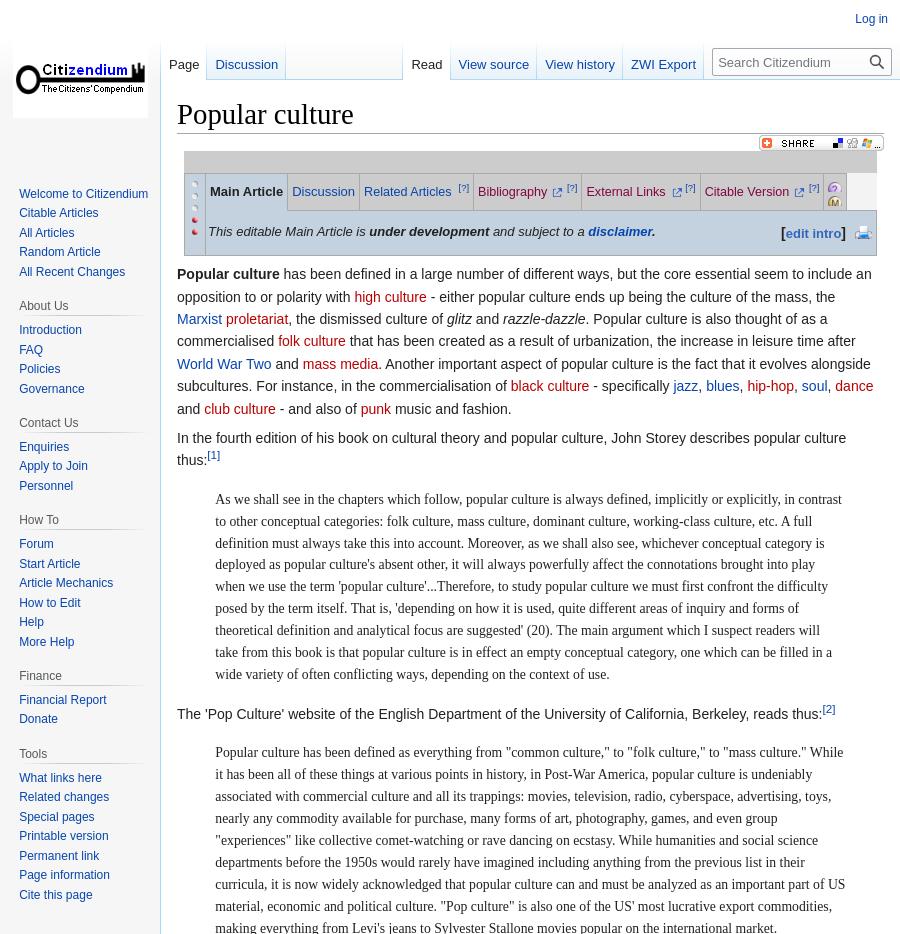 The height and width of the screenshot is (934, 900). What do you see at coordinates (619, 230) in the screenshot?
I see `'disclaimer'` at bounding box center [619, 230].